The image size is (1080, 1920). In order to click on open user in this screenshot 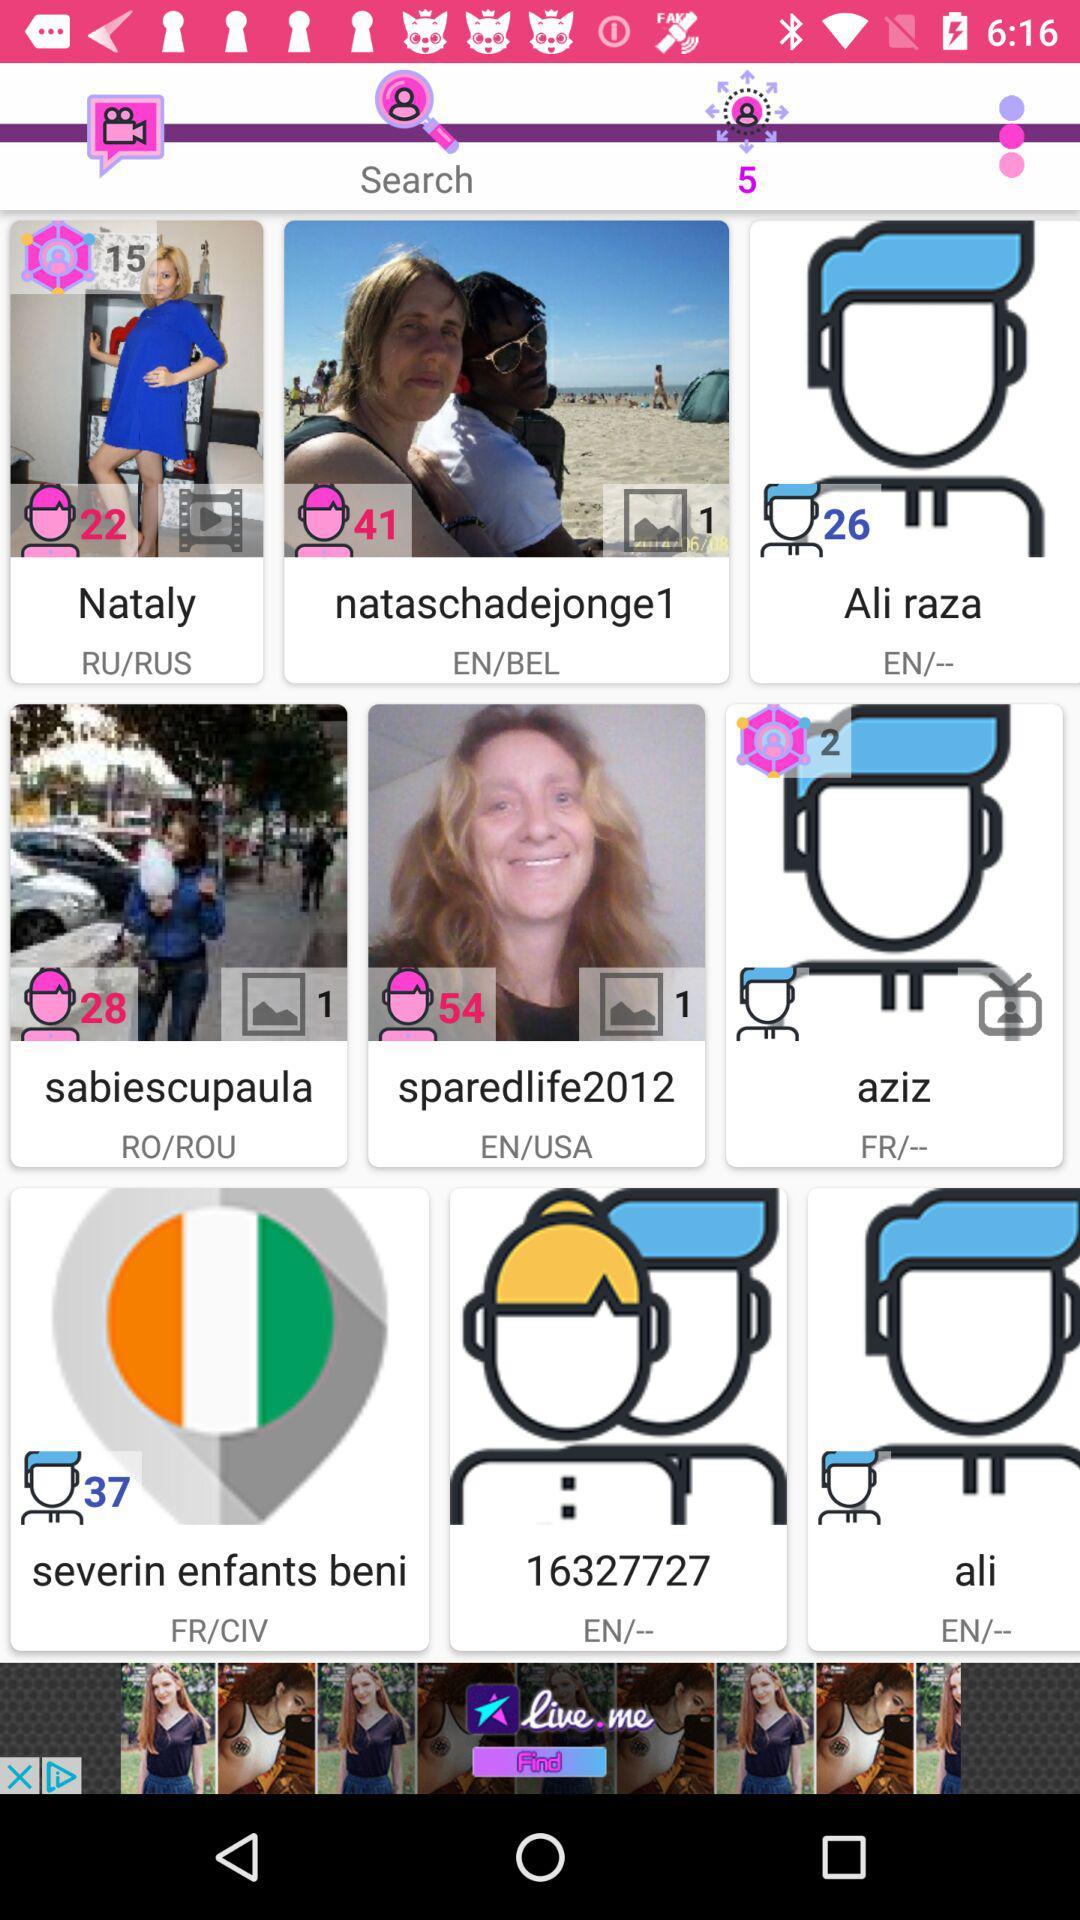, I will do `click(219, 1356)`.